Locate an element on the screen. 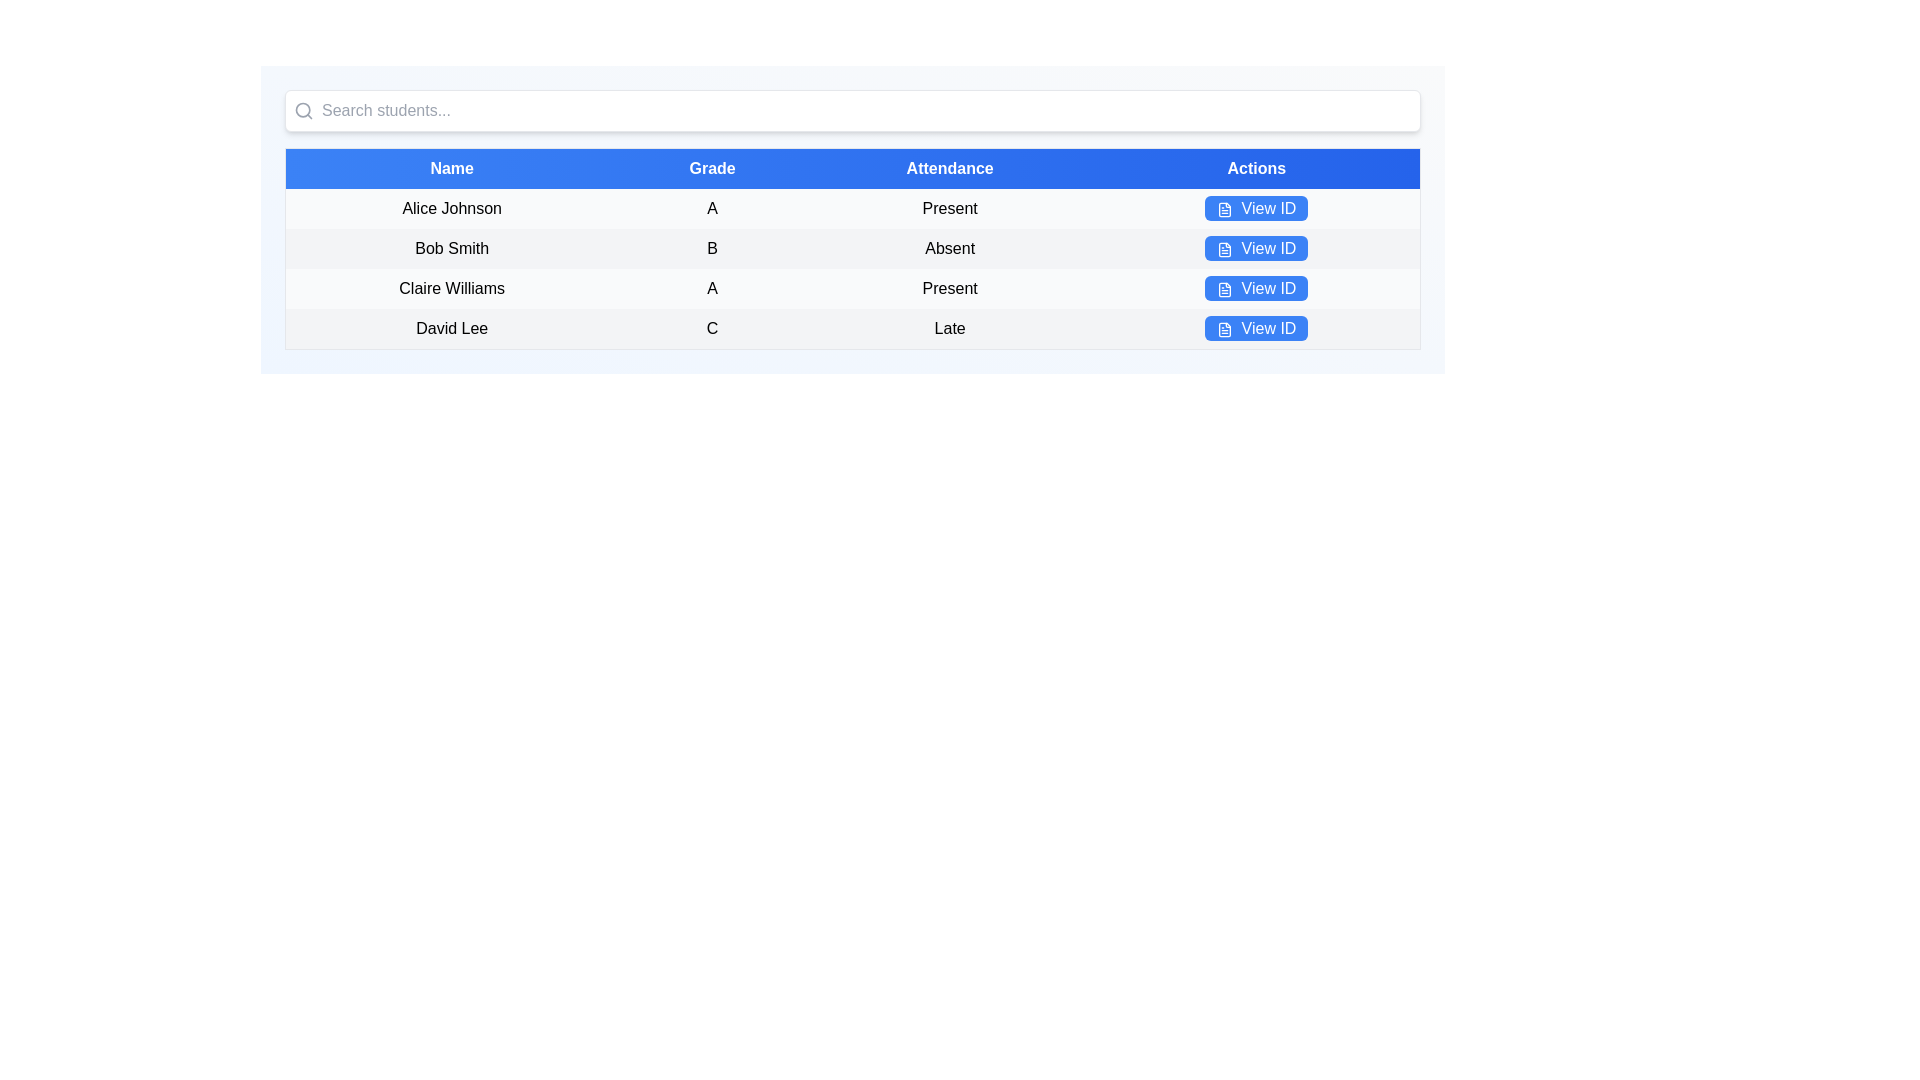 The width and height of the screenshot is (1920, 1080). the uppercase letter 'C' located in the last row of the 'Grade' column for 'David Lee' in the table is located at coordinates (712, 328).